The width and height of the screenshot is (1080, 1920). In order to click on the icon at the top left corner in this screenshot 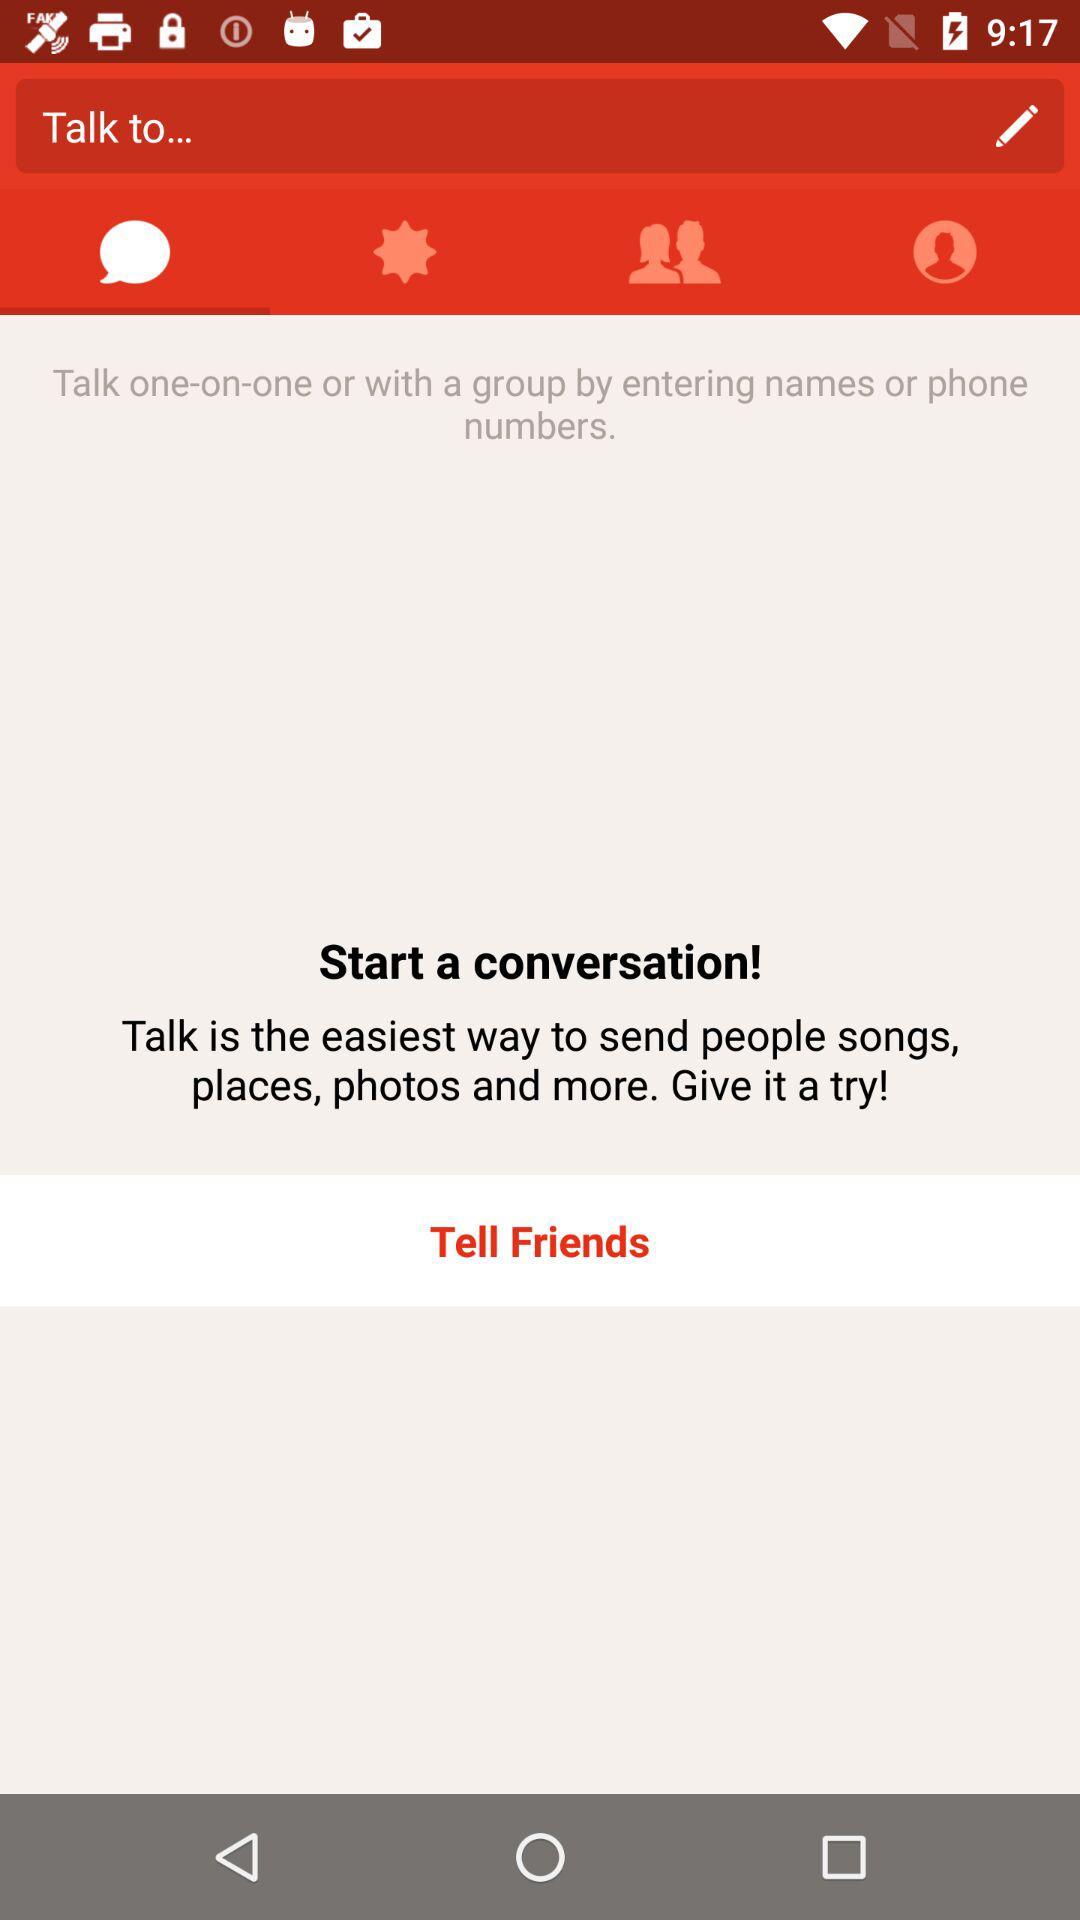, I will do `click(135, 251)`.